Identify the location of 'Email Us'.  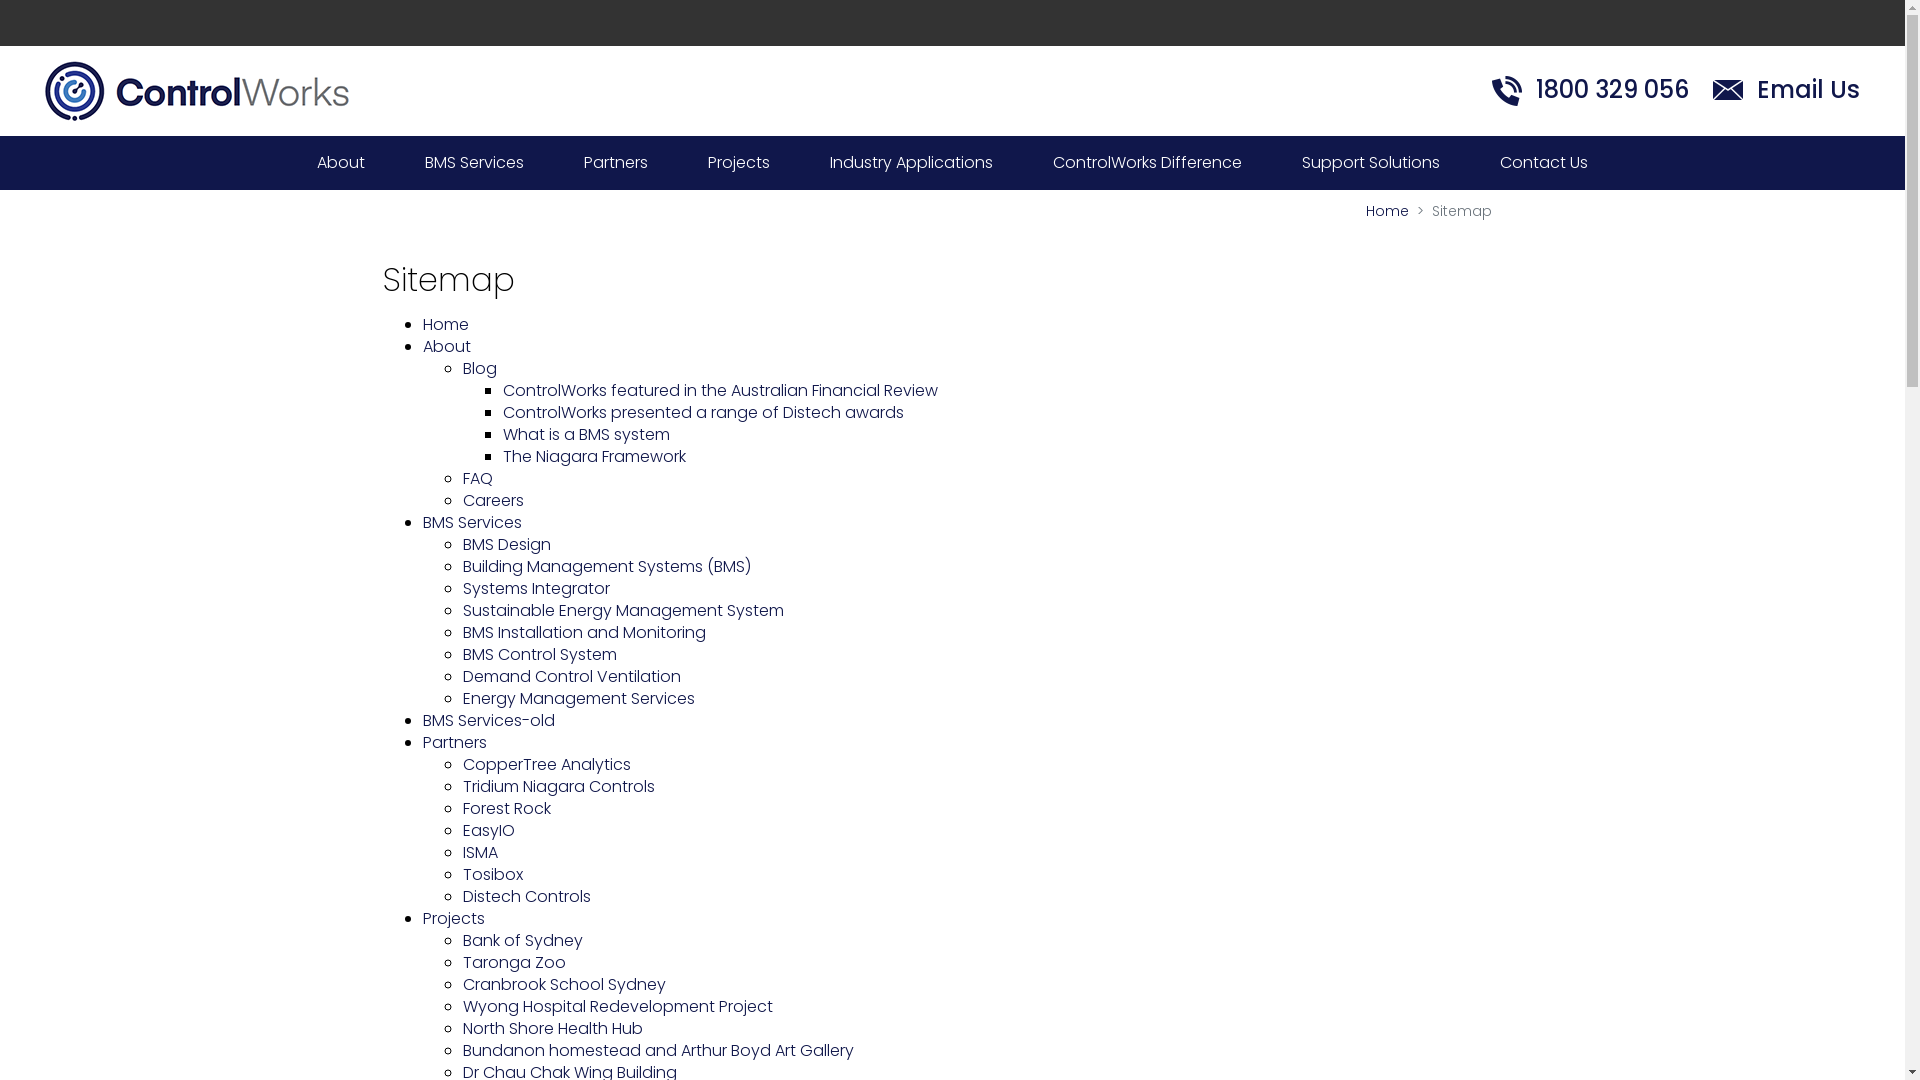
(1712, 88).